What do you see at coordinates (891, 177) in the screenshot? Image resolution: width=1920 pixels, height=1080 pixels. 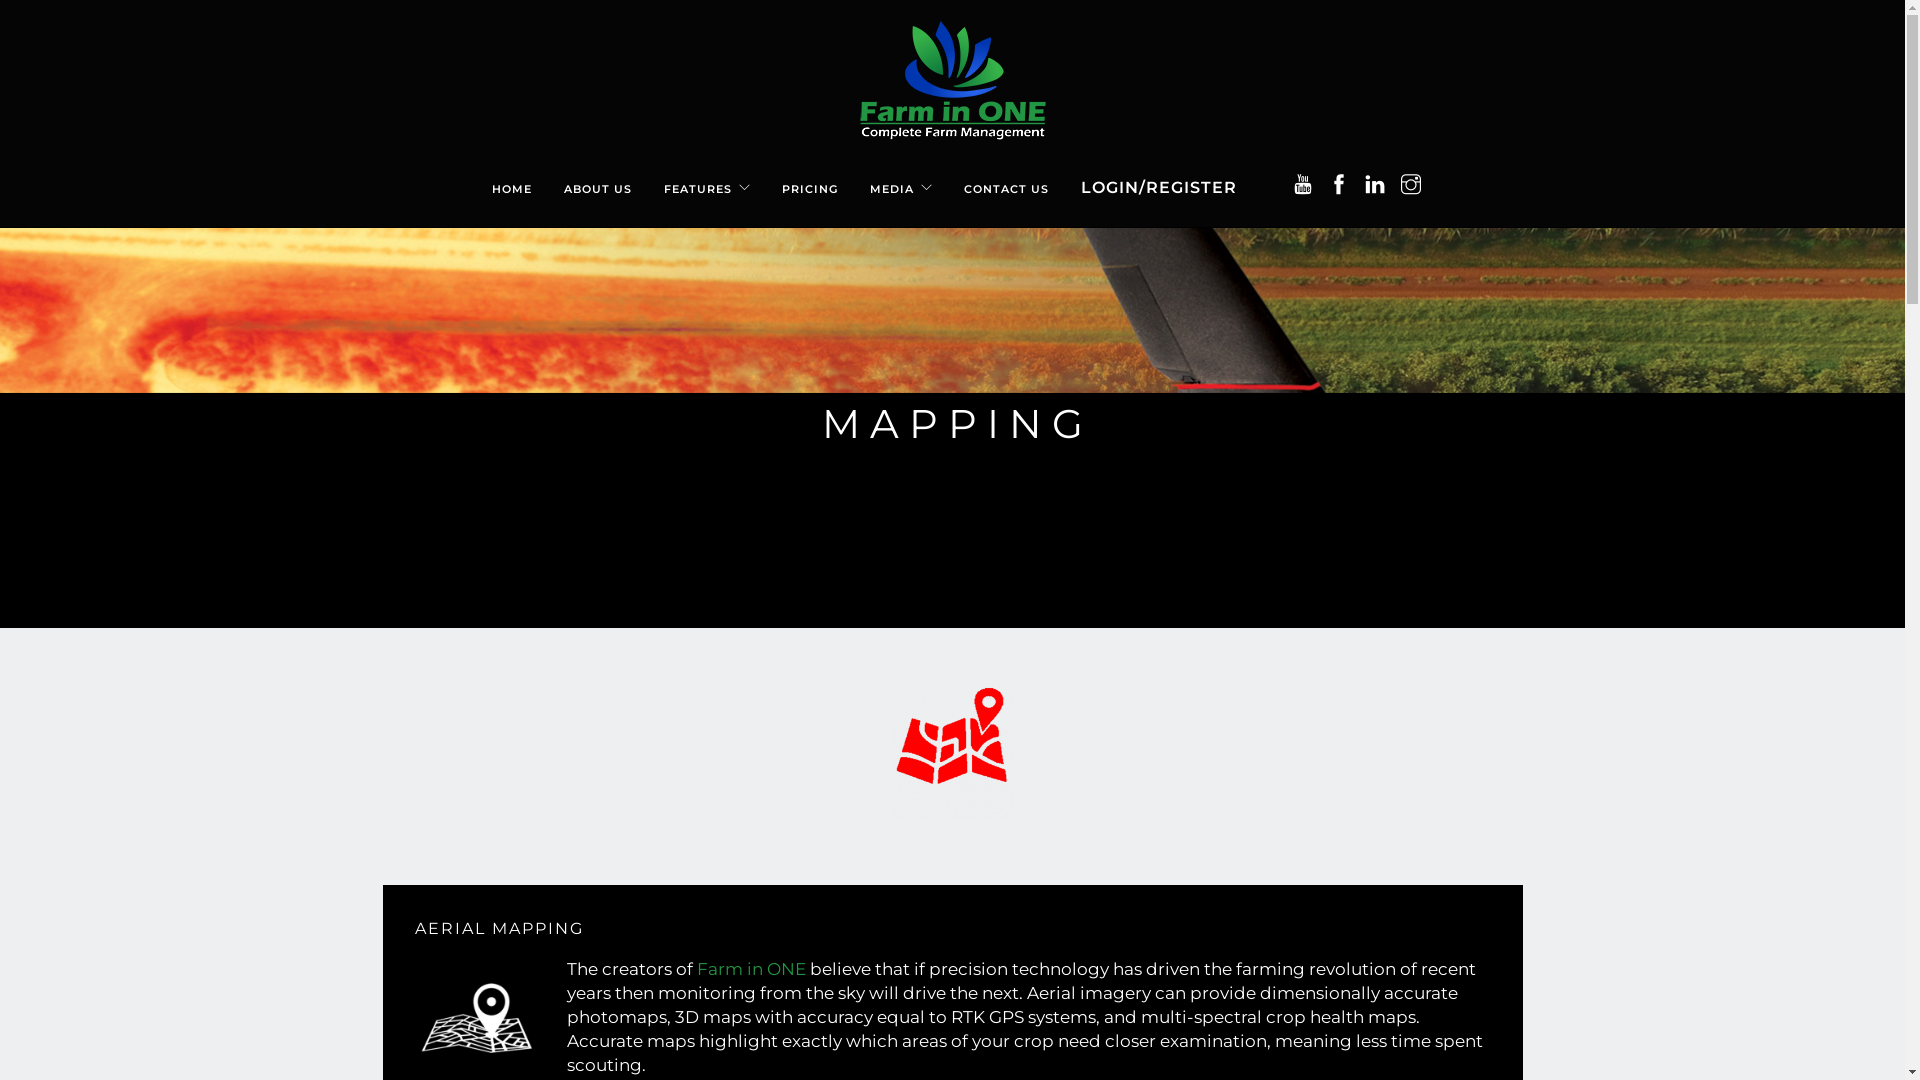 I see `'MEDIA'` at bounding box center [891, 177].